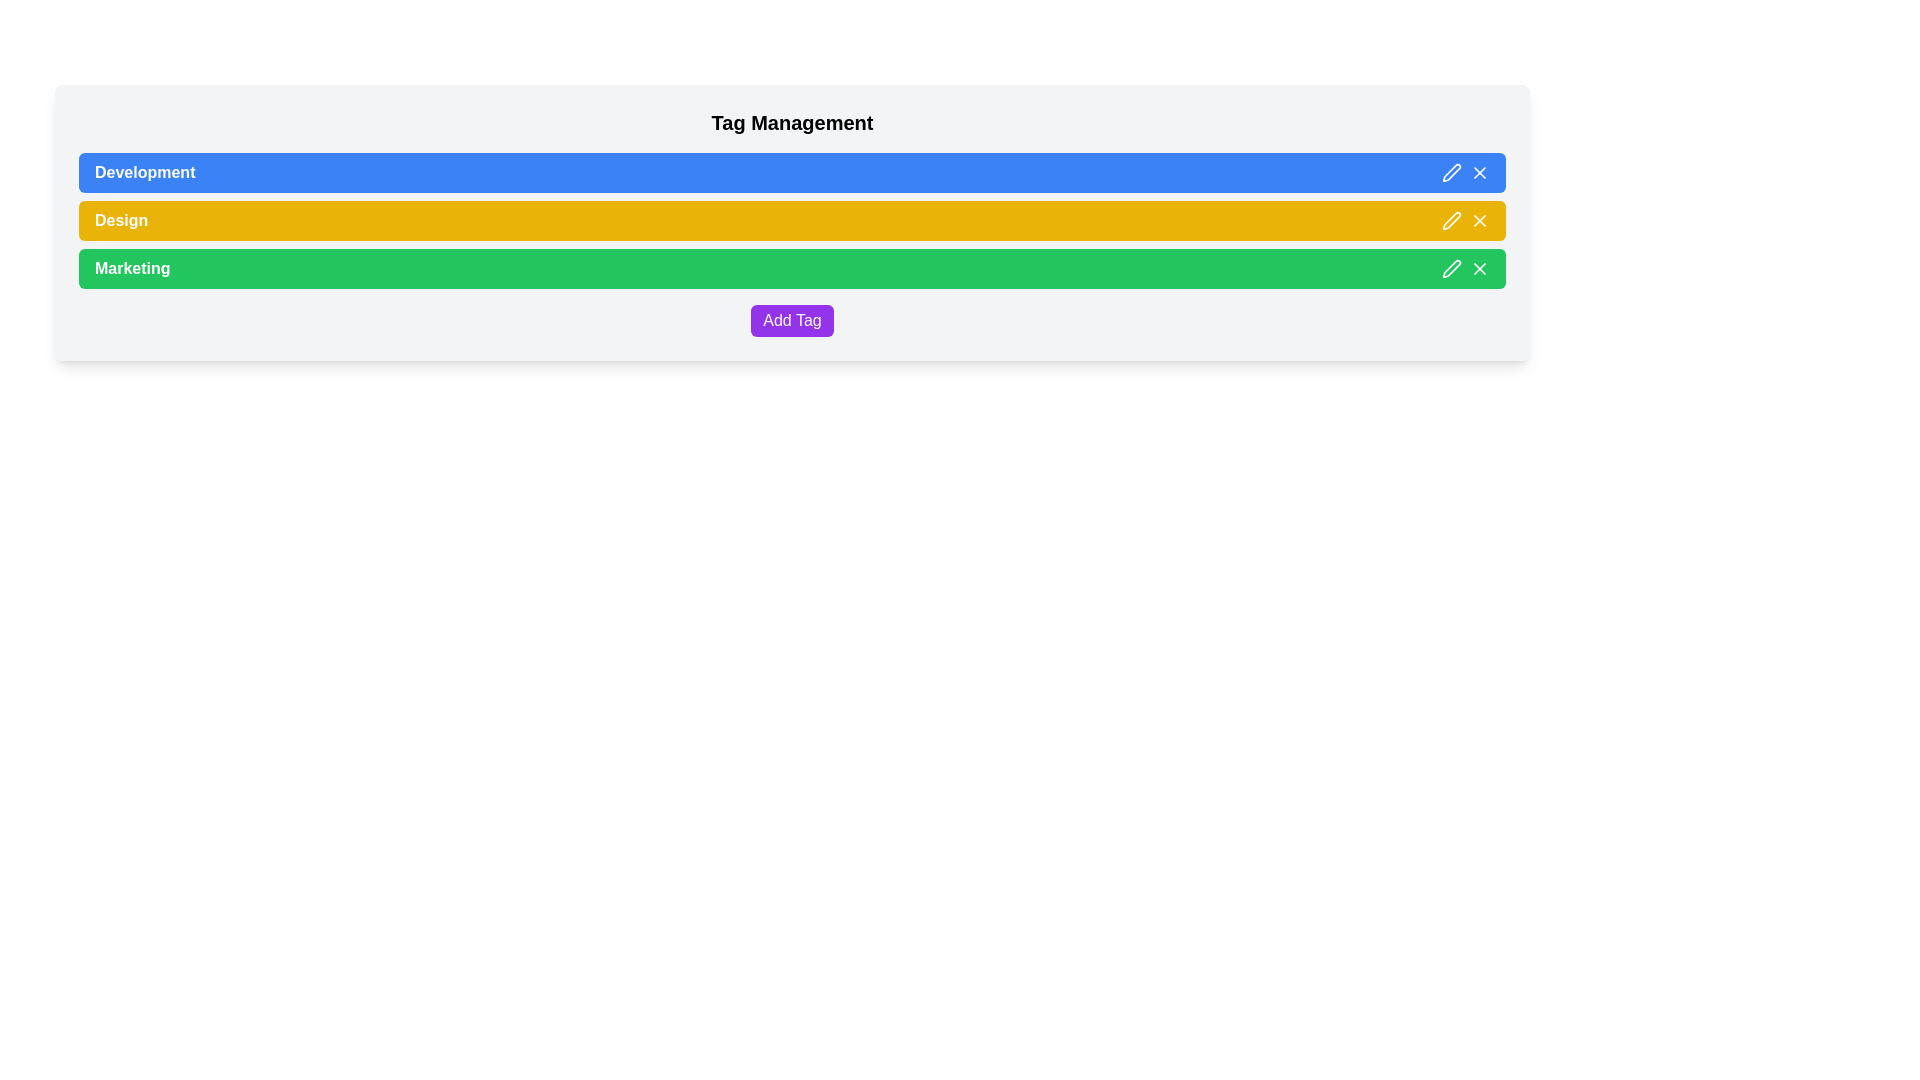  What do you see at coordinates (791, 220) in the screenshot?
I see `the 'Design' tag in the category bar for accessibility purposes` at bounding box center [791, 220].